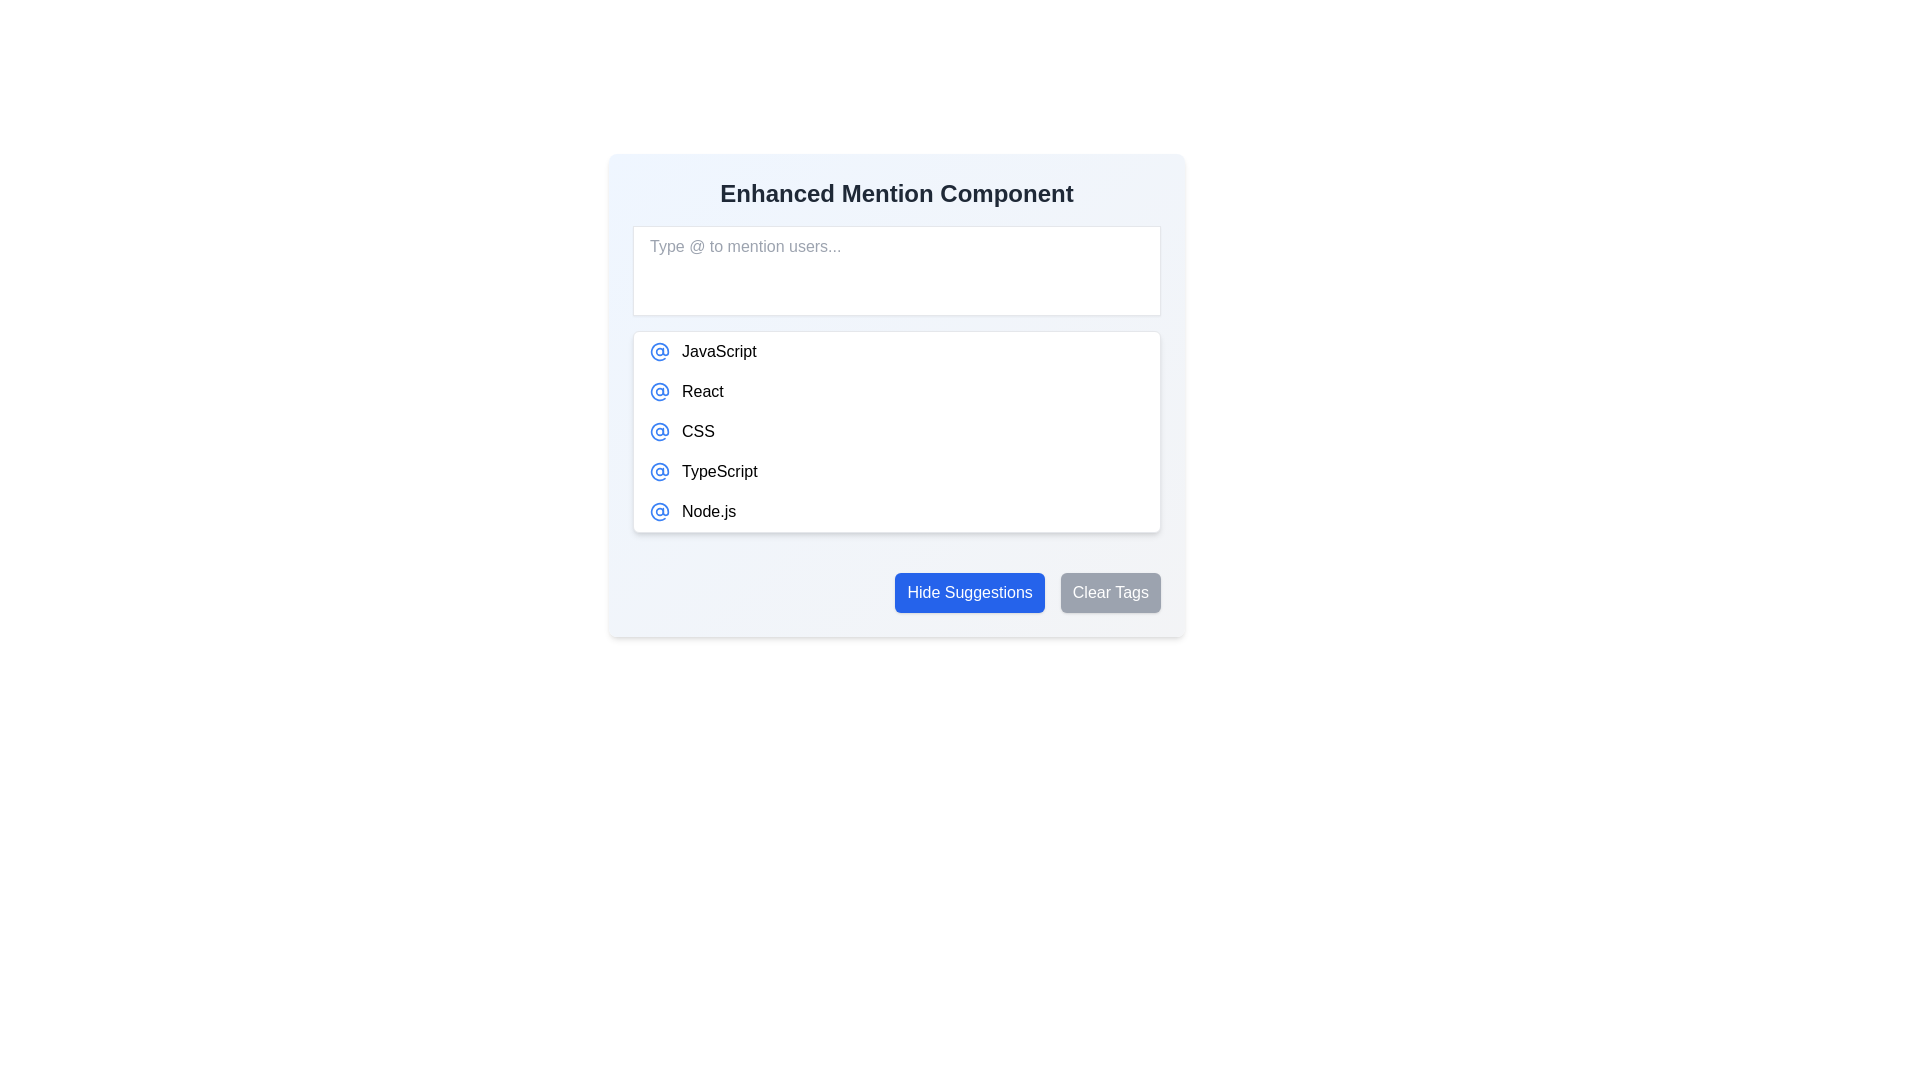 This screenshot has width=1920, height=1080. What do you see at coordinates (1109, 592) in the screenshot?
I see `the reset/clear tags button located at the bottom-right corner of the panel to observe a design change` at bounding box center [1109, 592].